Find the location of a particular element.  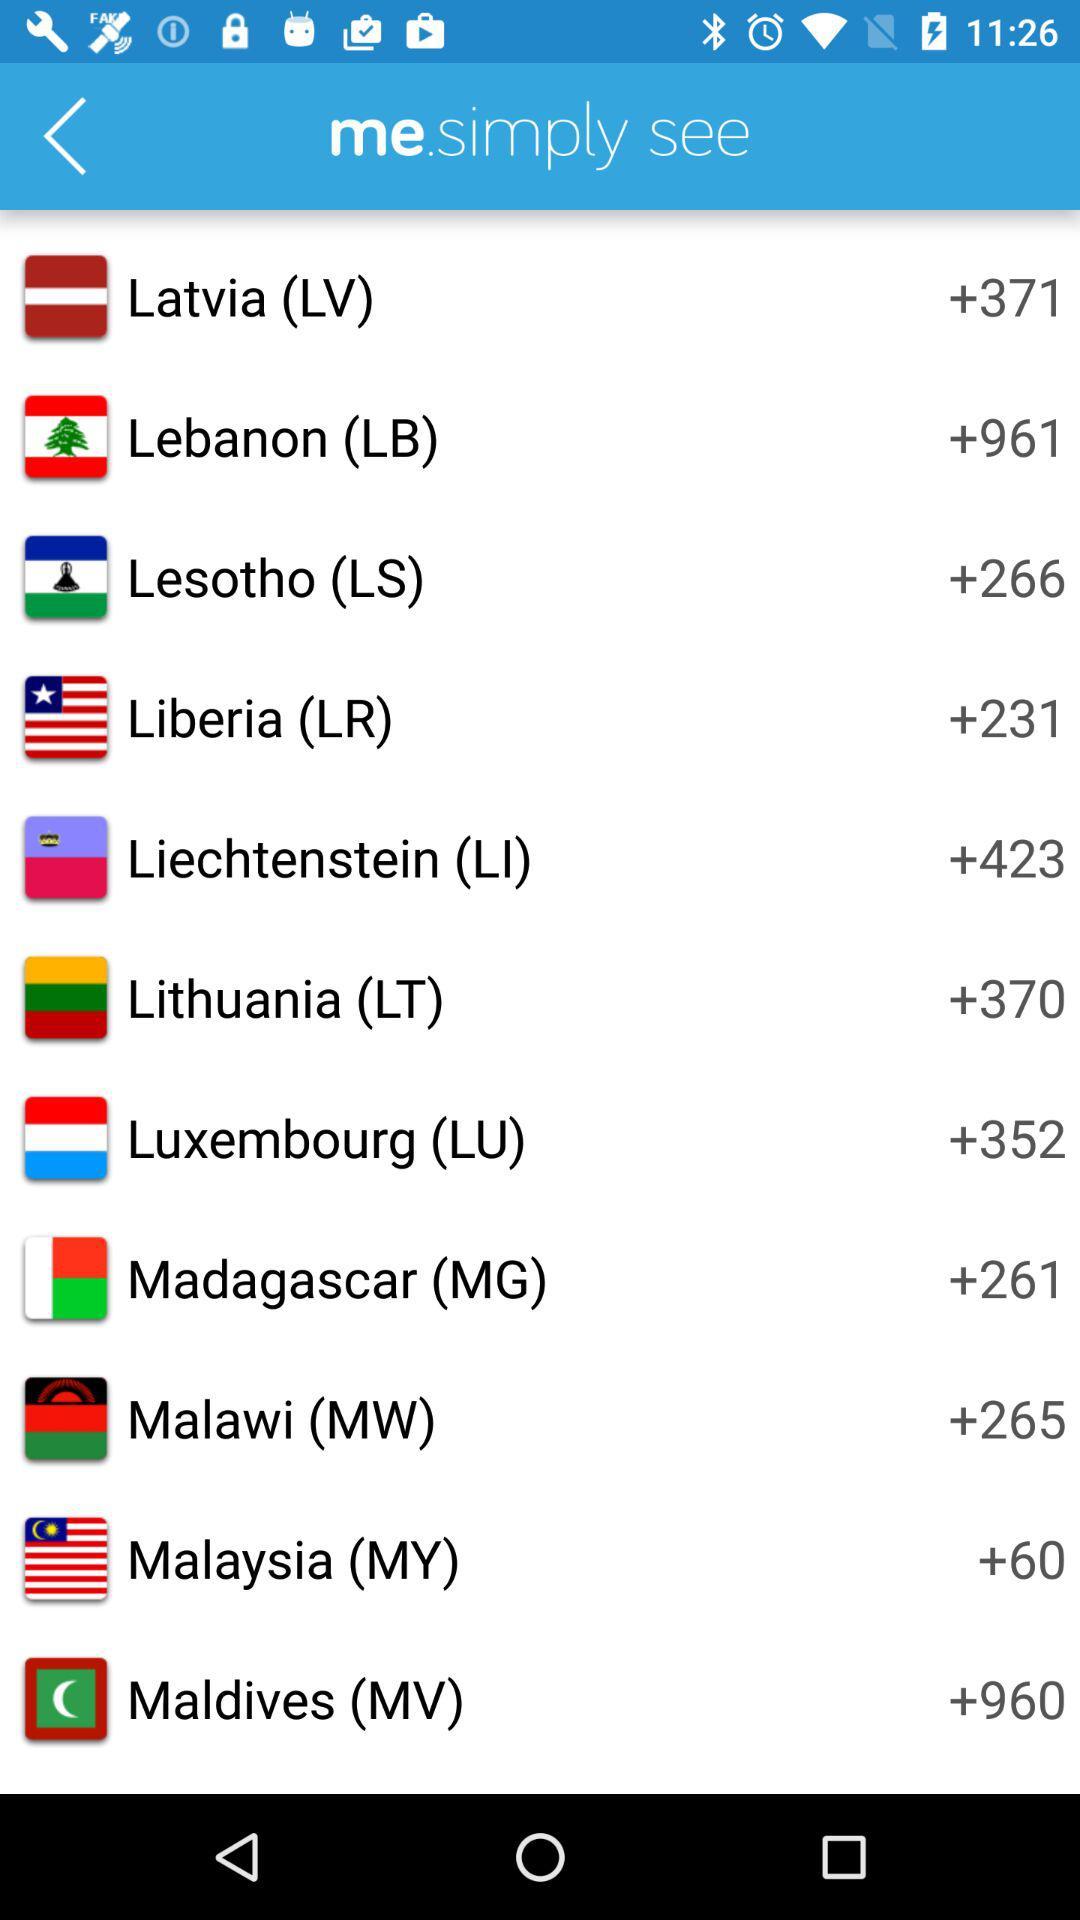

+261 icon is located at coordinates (1007, 1276).